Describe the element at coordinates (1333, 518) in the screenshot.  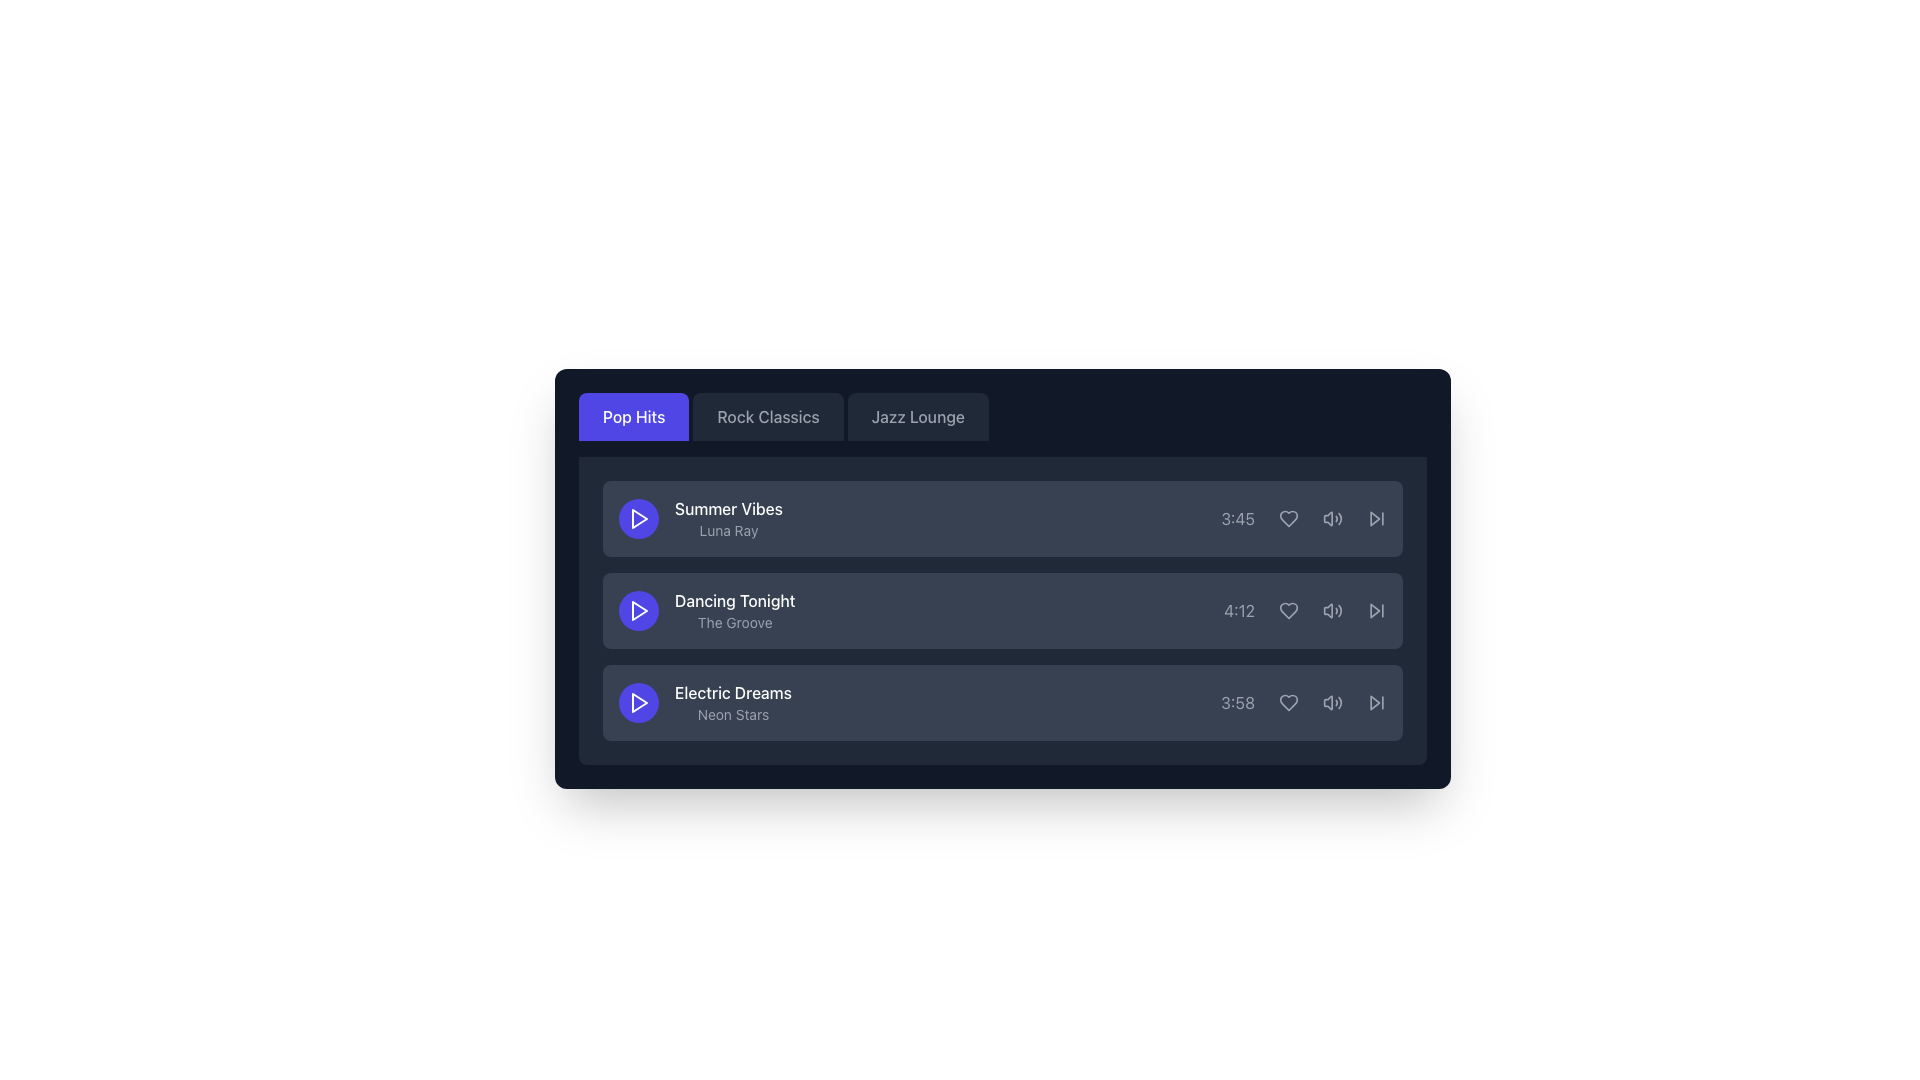
I see `the volume control icon located to the right of the '3:45' text and heart icon` at that location.